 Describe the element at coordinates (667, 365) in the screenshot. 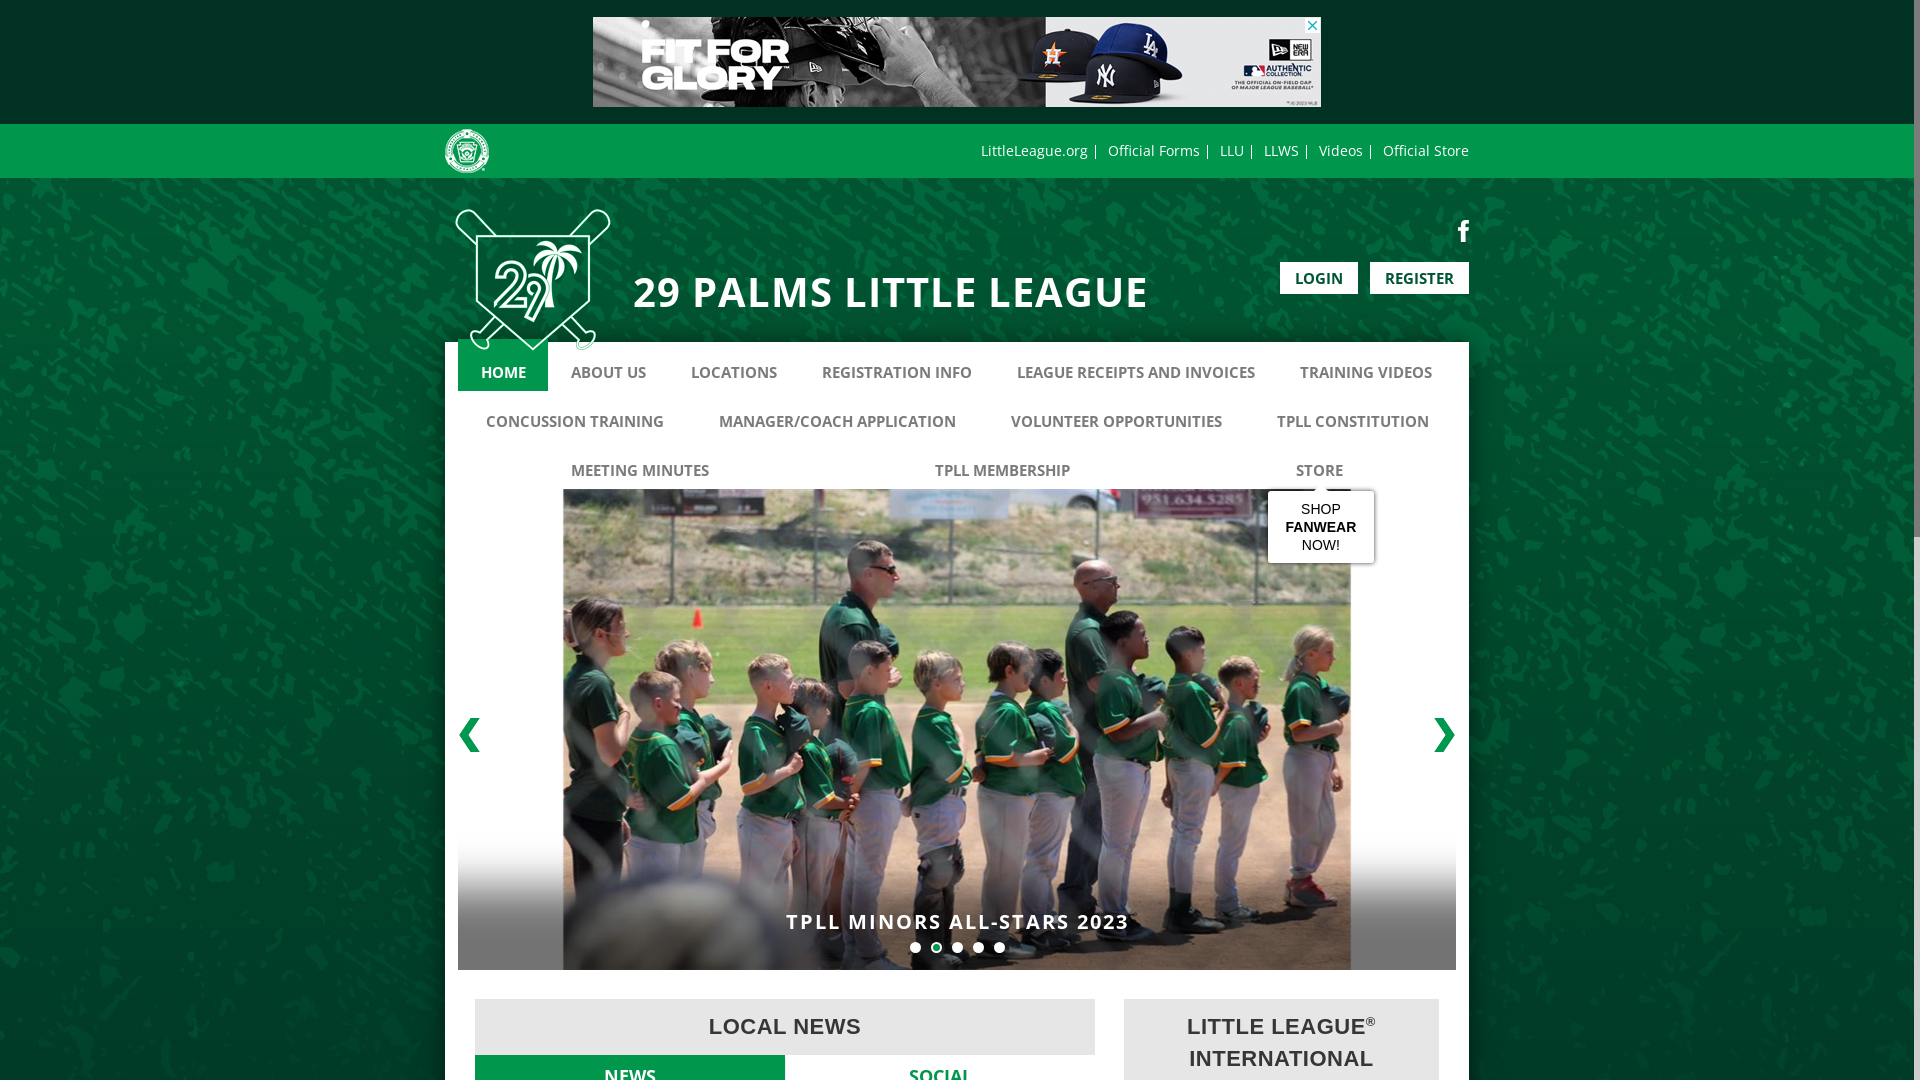

I see `'LOCATIONS'` at that location.